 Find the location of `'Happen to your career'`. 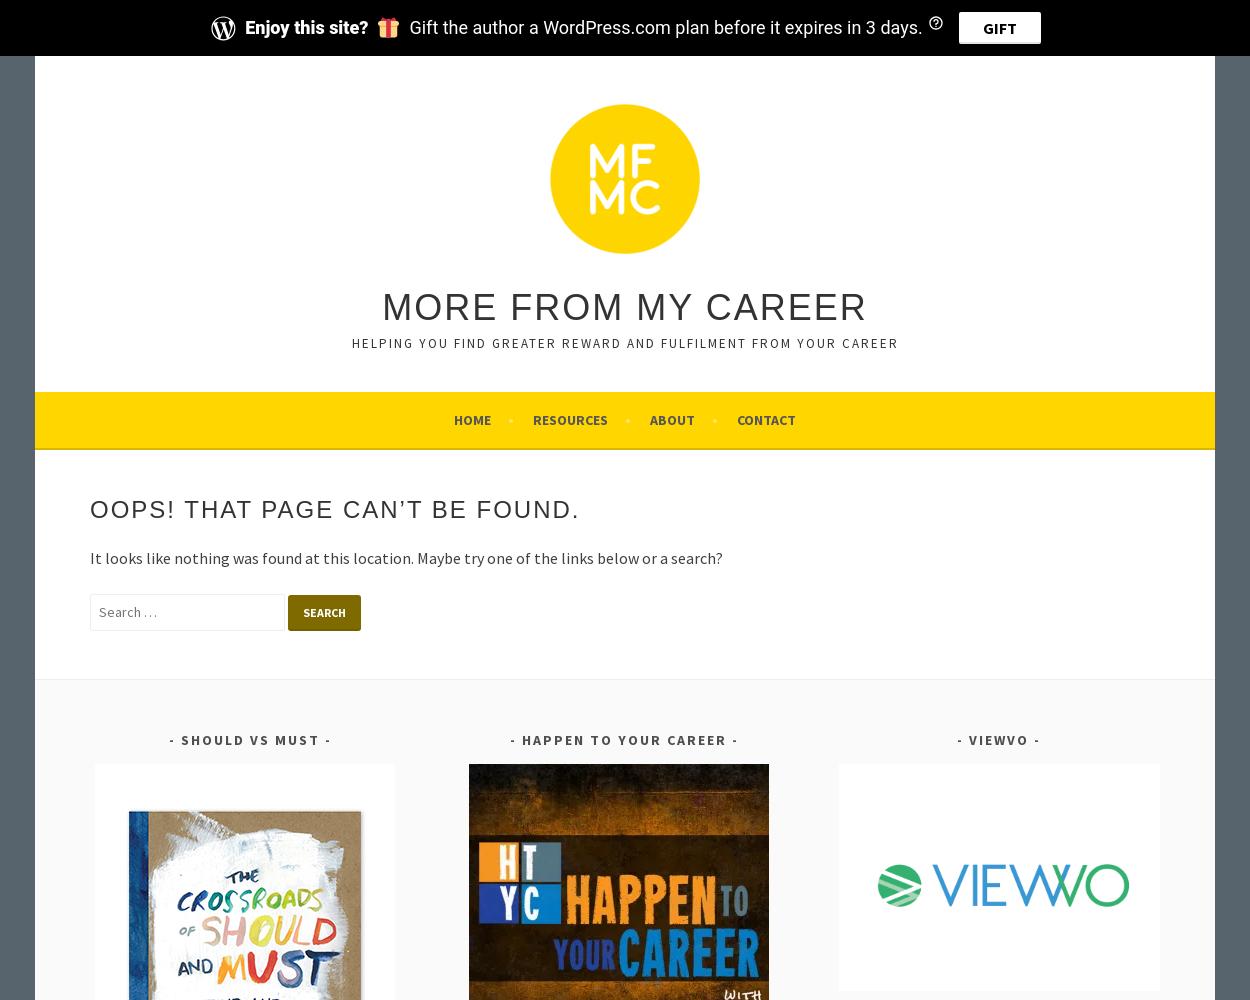

'Happen to your career' is located at coordinates (522, 739).